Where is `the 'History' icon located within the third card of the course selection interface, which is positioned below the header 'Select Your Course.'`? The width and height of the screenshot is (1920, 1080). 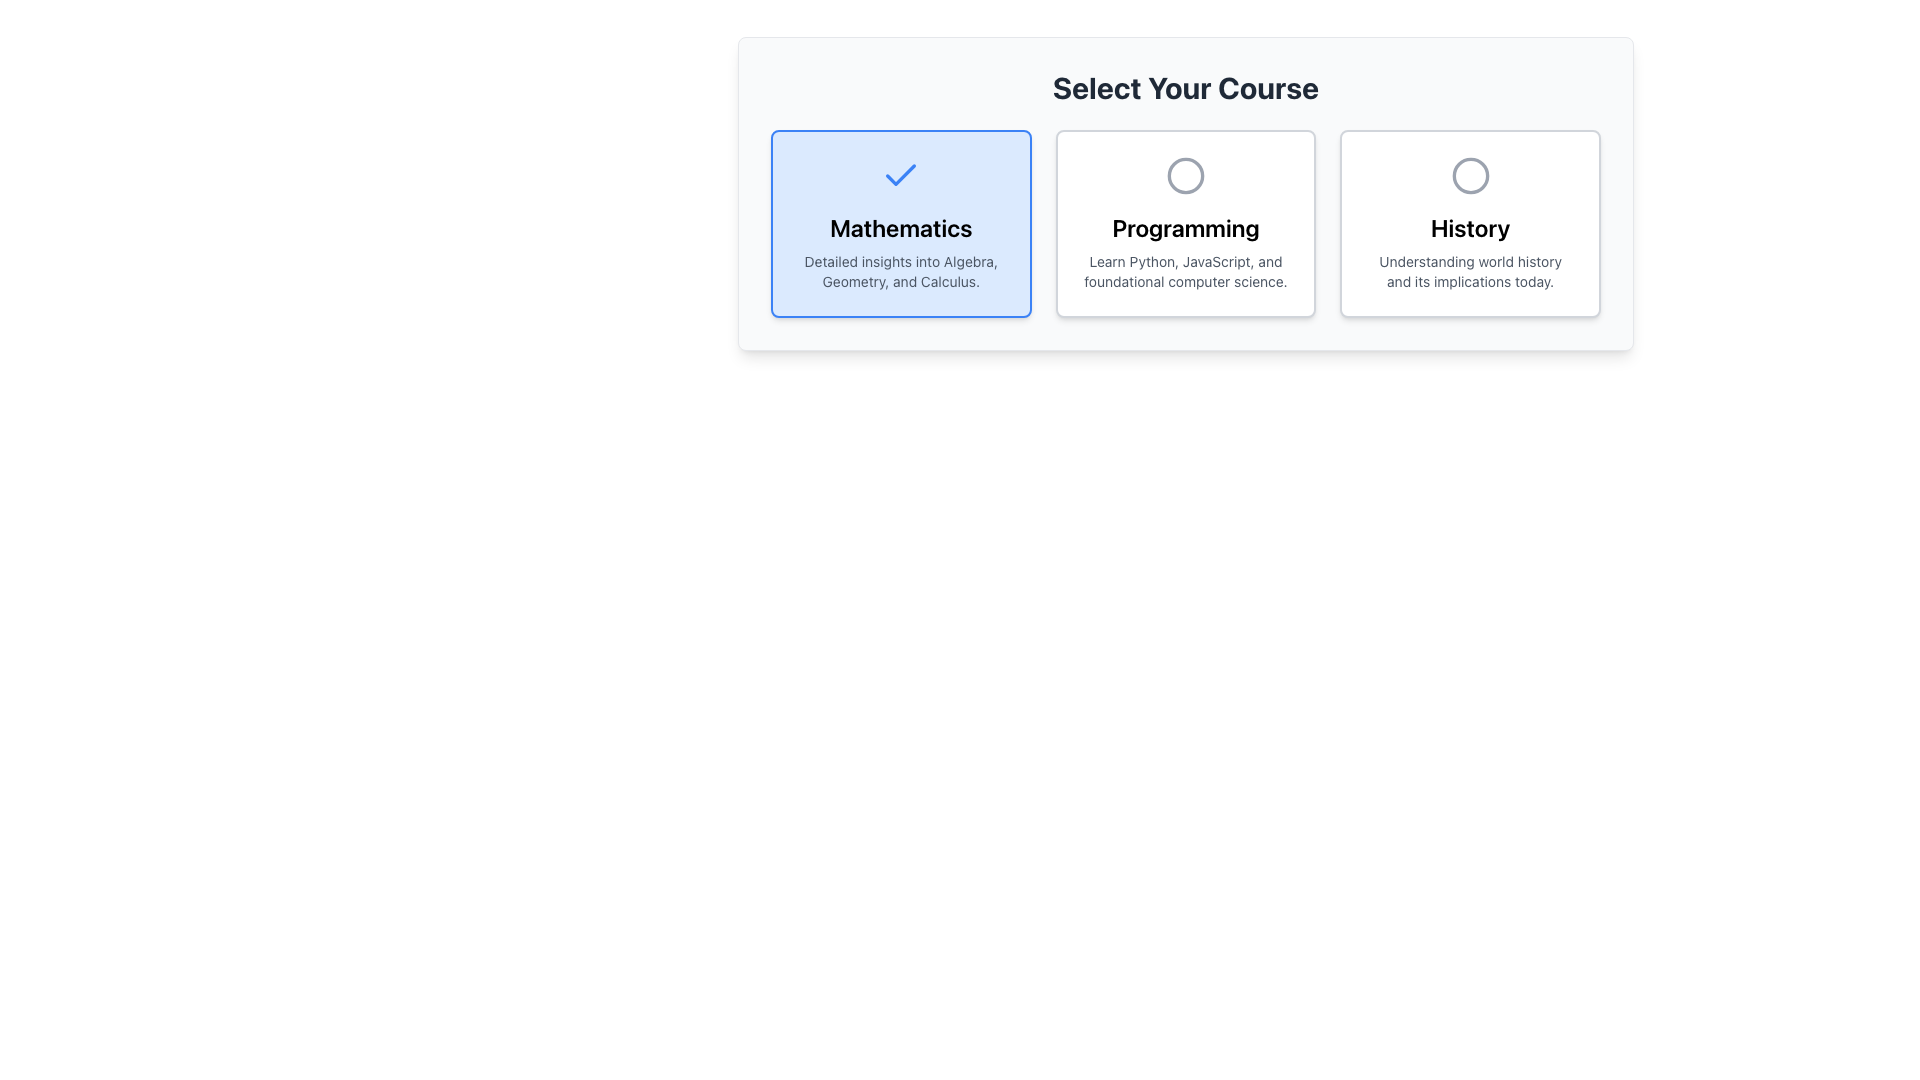
the 'History' icon located within the third card of the course selection interface, which is positioned below the header 'Select Your Course.' is located at coordinates (1470, 175).